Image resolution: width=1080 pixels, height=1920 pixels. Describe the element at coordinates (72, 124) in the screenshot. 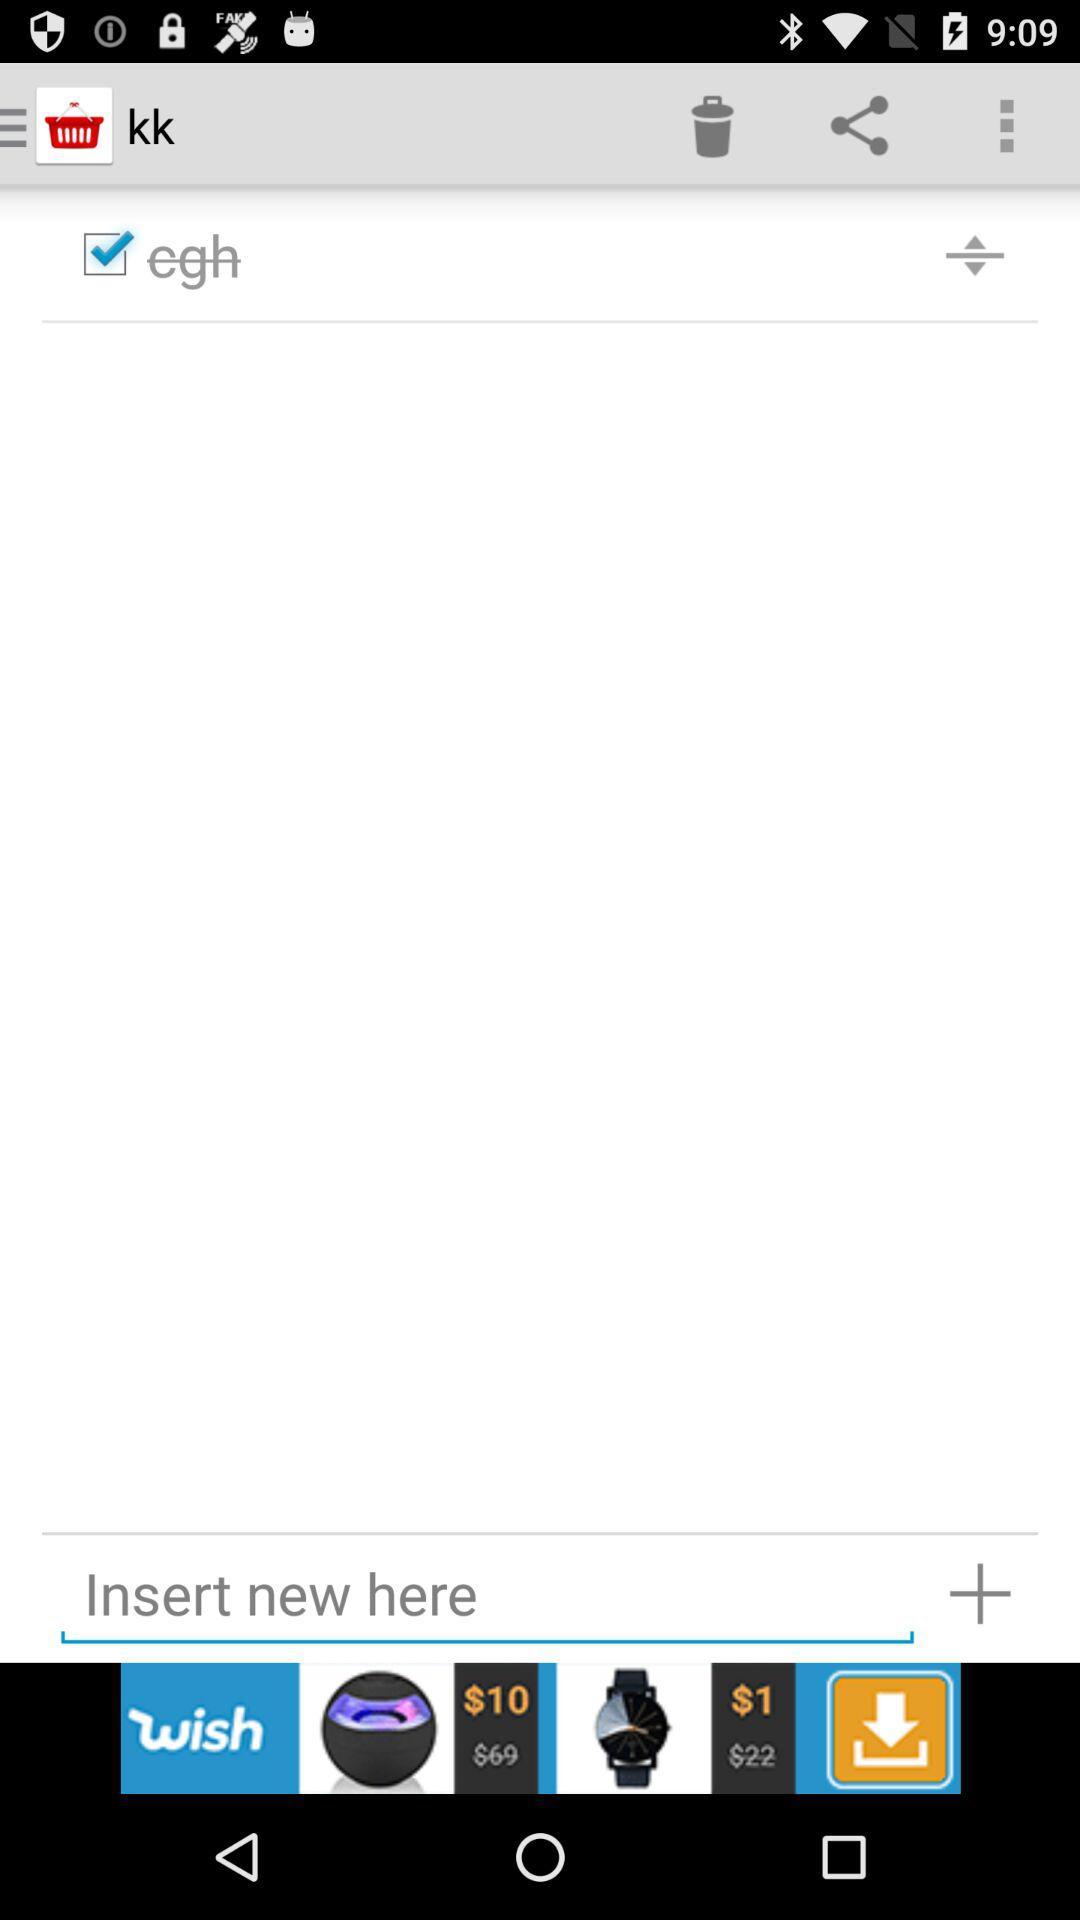

I see `the icon which is left of the kk` at that location.